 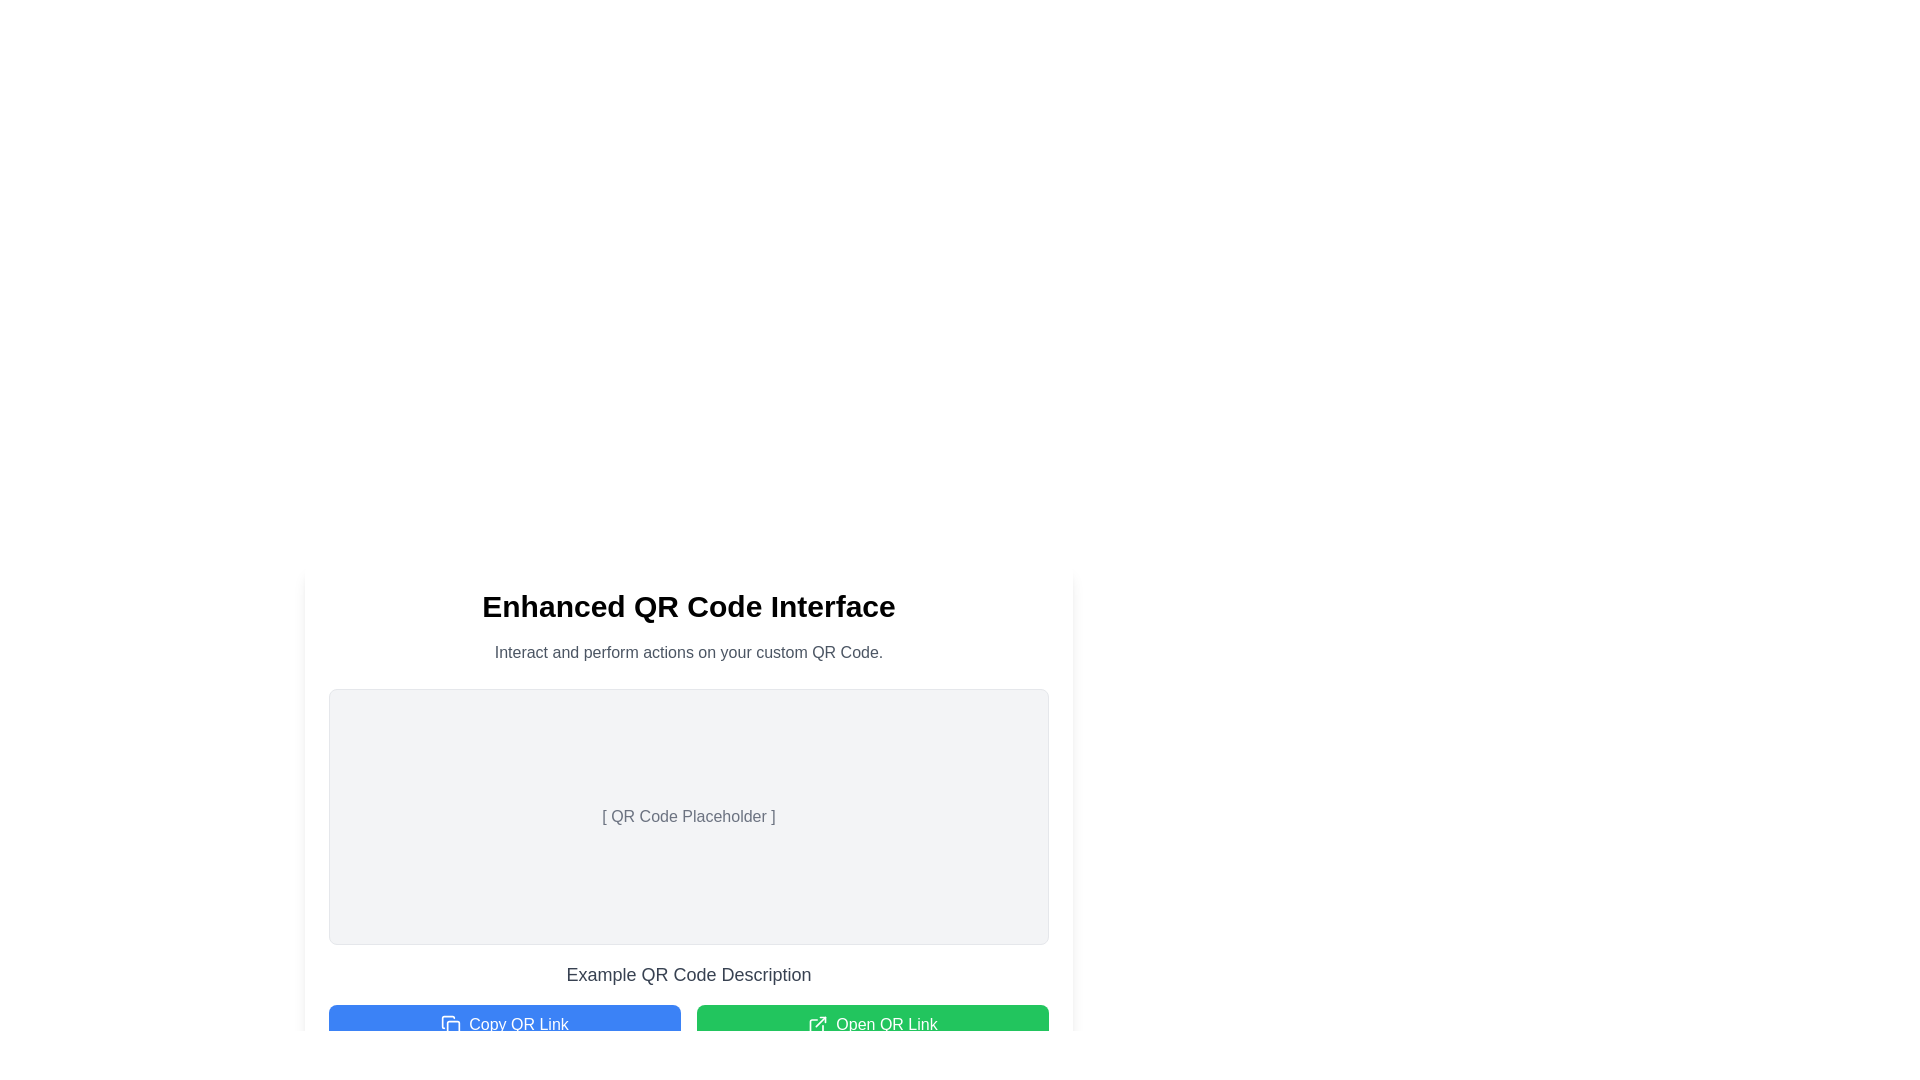 What do you see at coordinates (452, 1027) in the screenshot?
I see `the graphical element representing the copy icon, which is a rectangular shape with rounded corners located centrally within the copy icon near the bottom-left corner of the interface` at bounding box center [452, 1027].